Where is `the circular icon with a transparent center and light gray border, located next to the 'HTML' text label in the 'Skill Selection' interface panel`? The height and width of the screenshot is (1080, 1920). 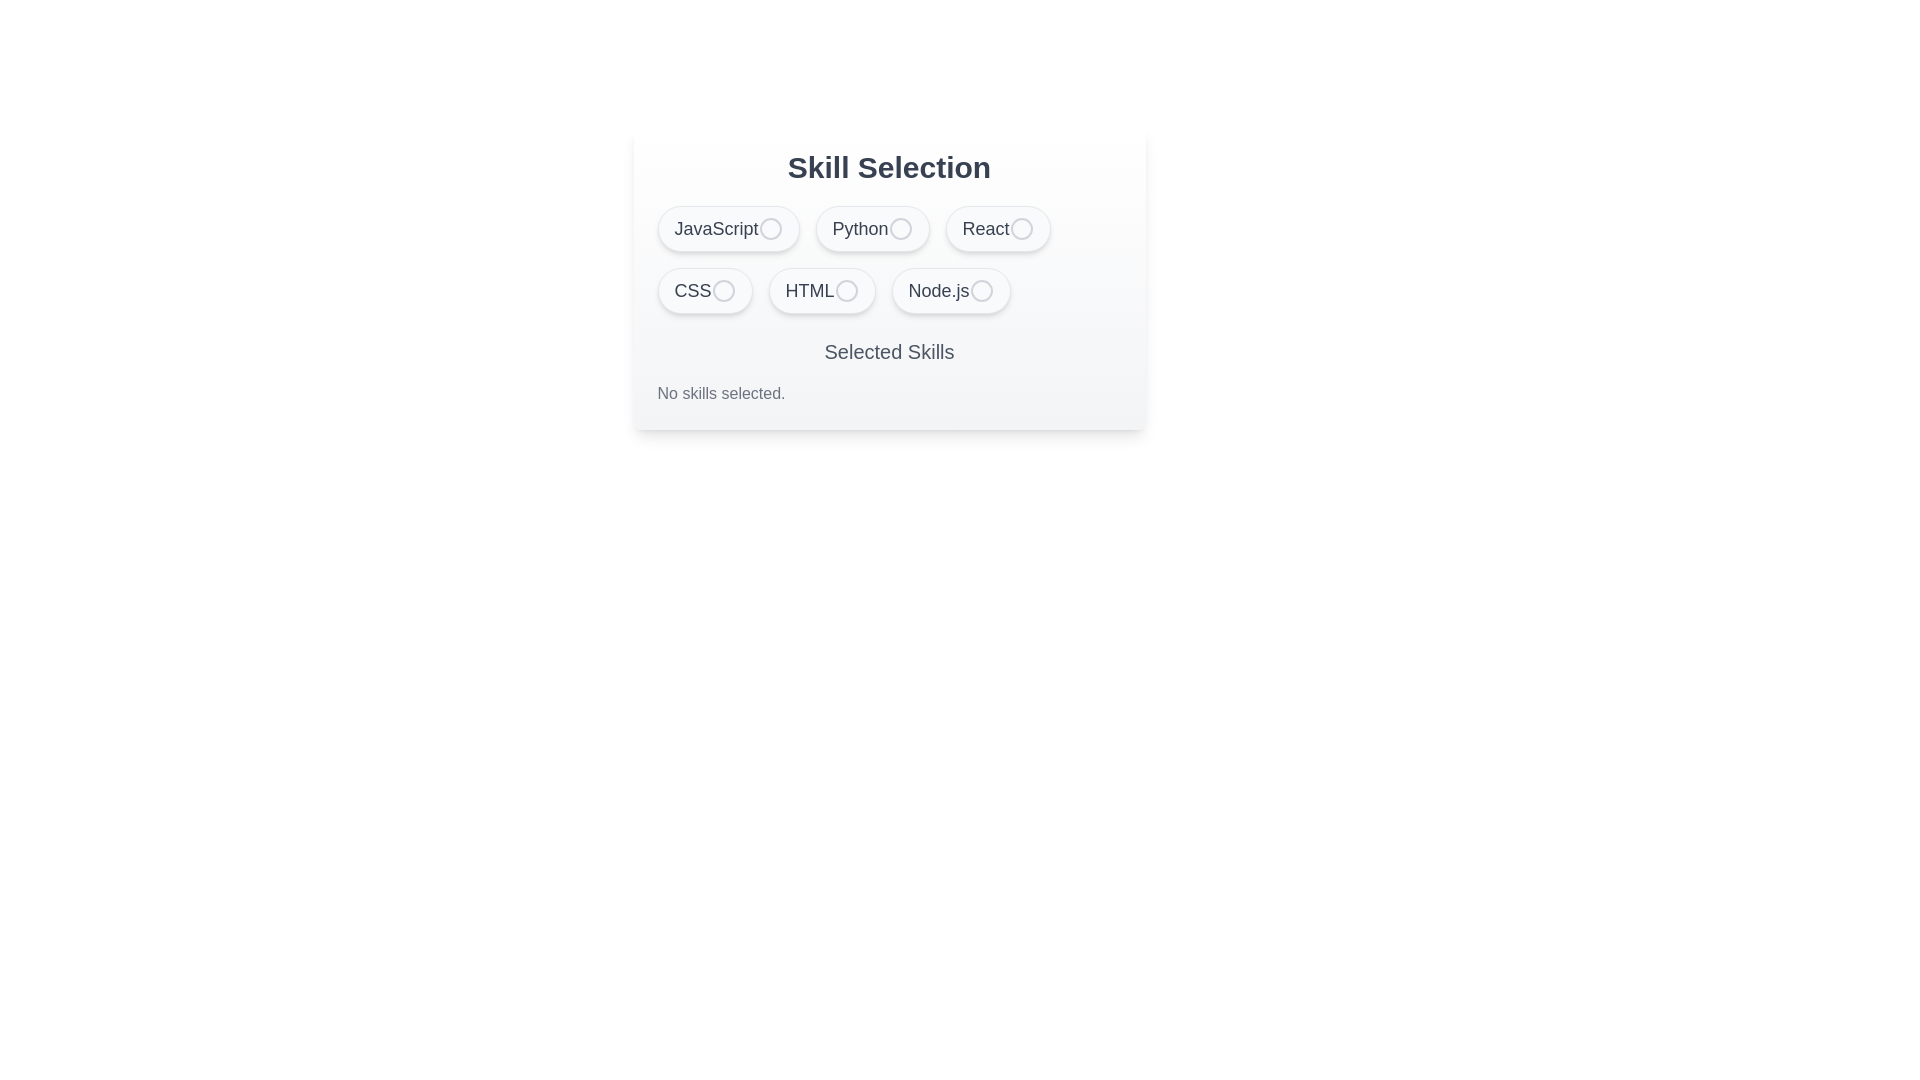 the circular icon with a transparent center and light gray border, located next to the 'HTML' text label in the 'Skill Selection' interface panel is located at coordinates (846, 290).